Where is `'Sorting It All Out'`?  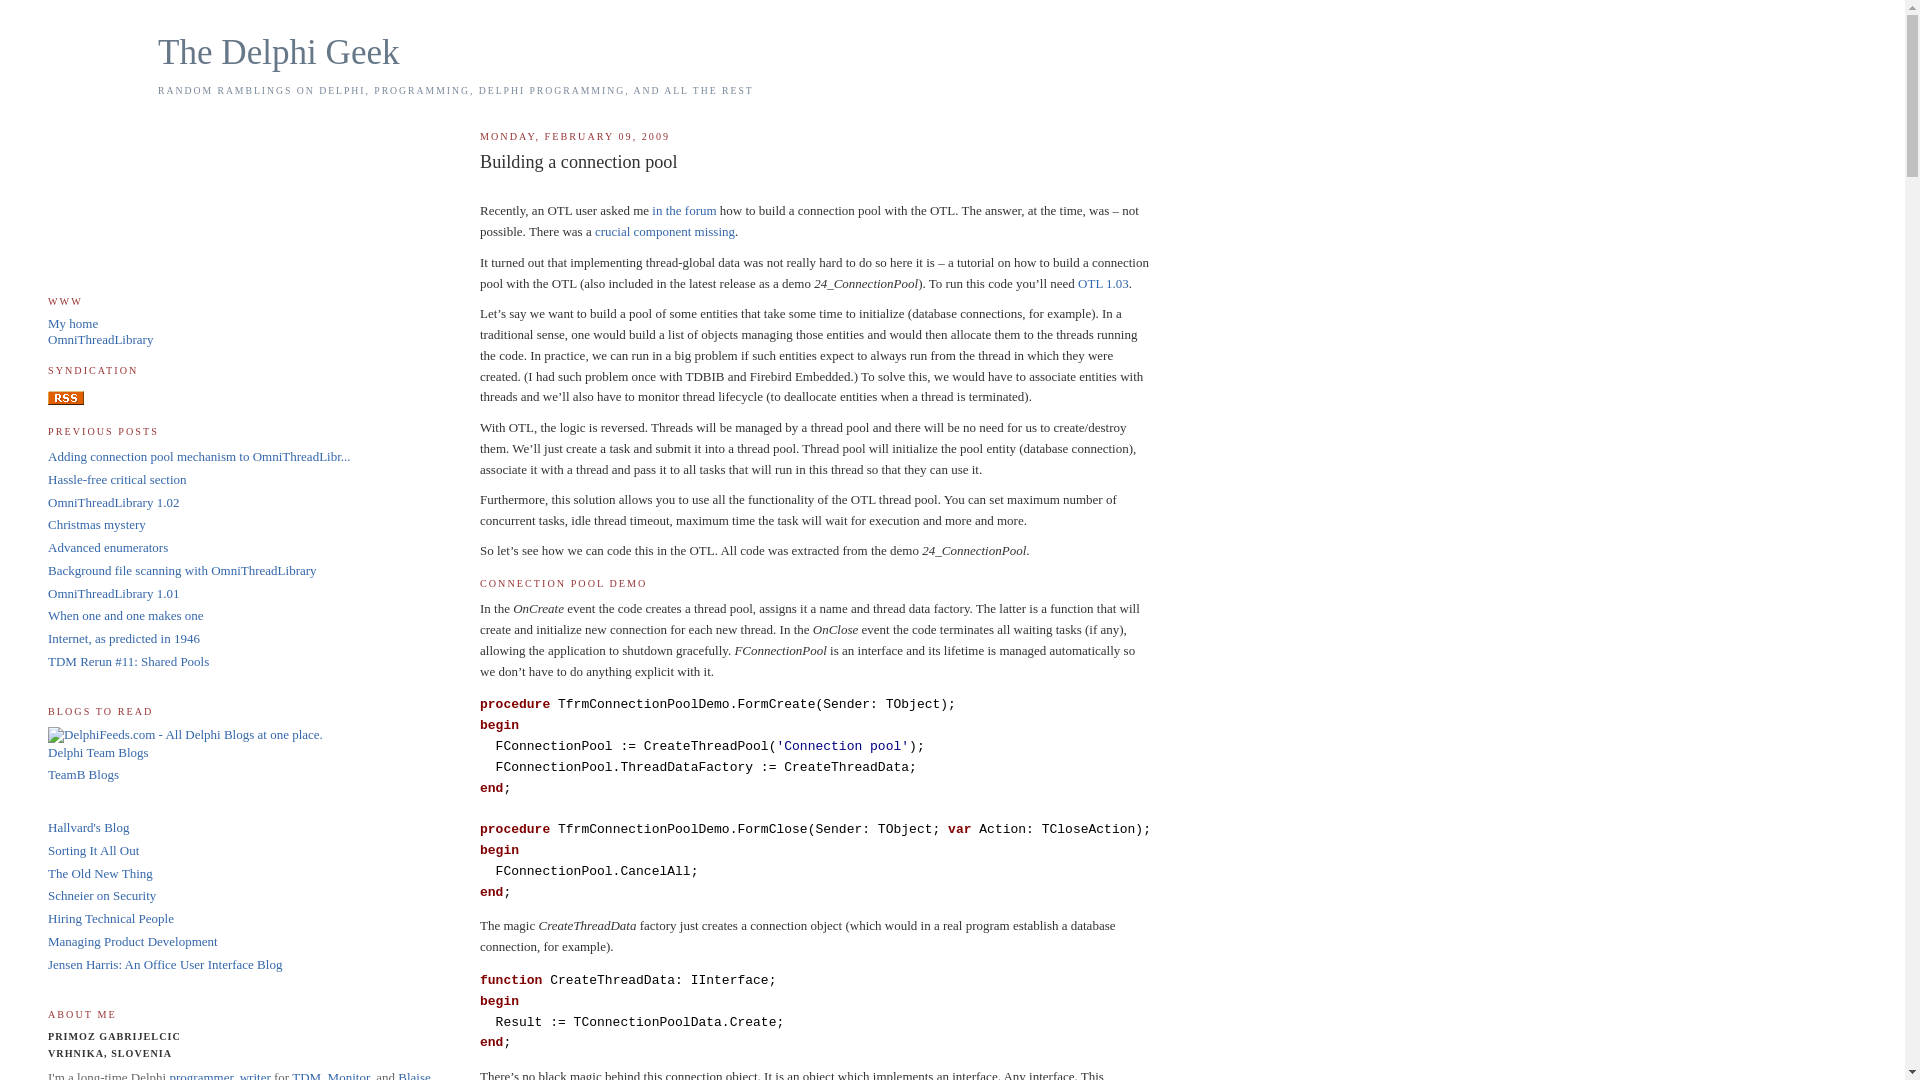 'Sorting It All Out' is located at coordinates (48, 850).